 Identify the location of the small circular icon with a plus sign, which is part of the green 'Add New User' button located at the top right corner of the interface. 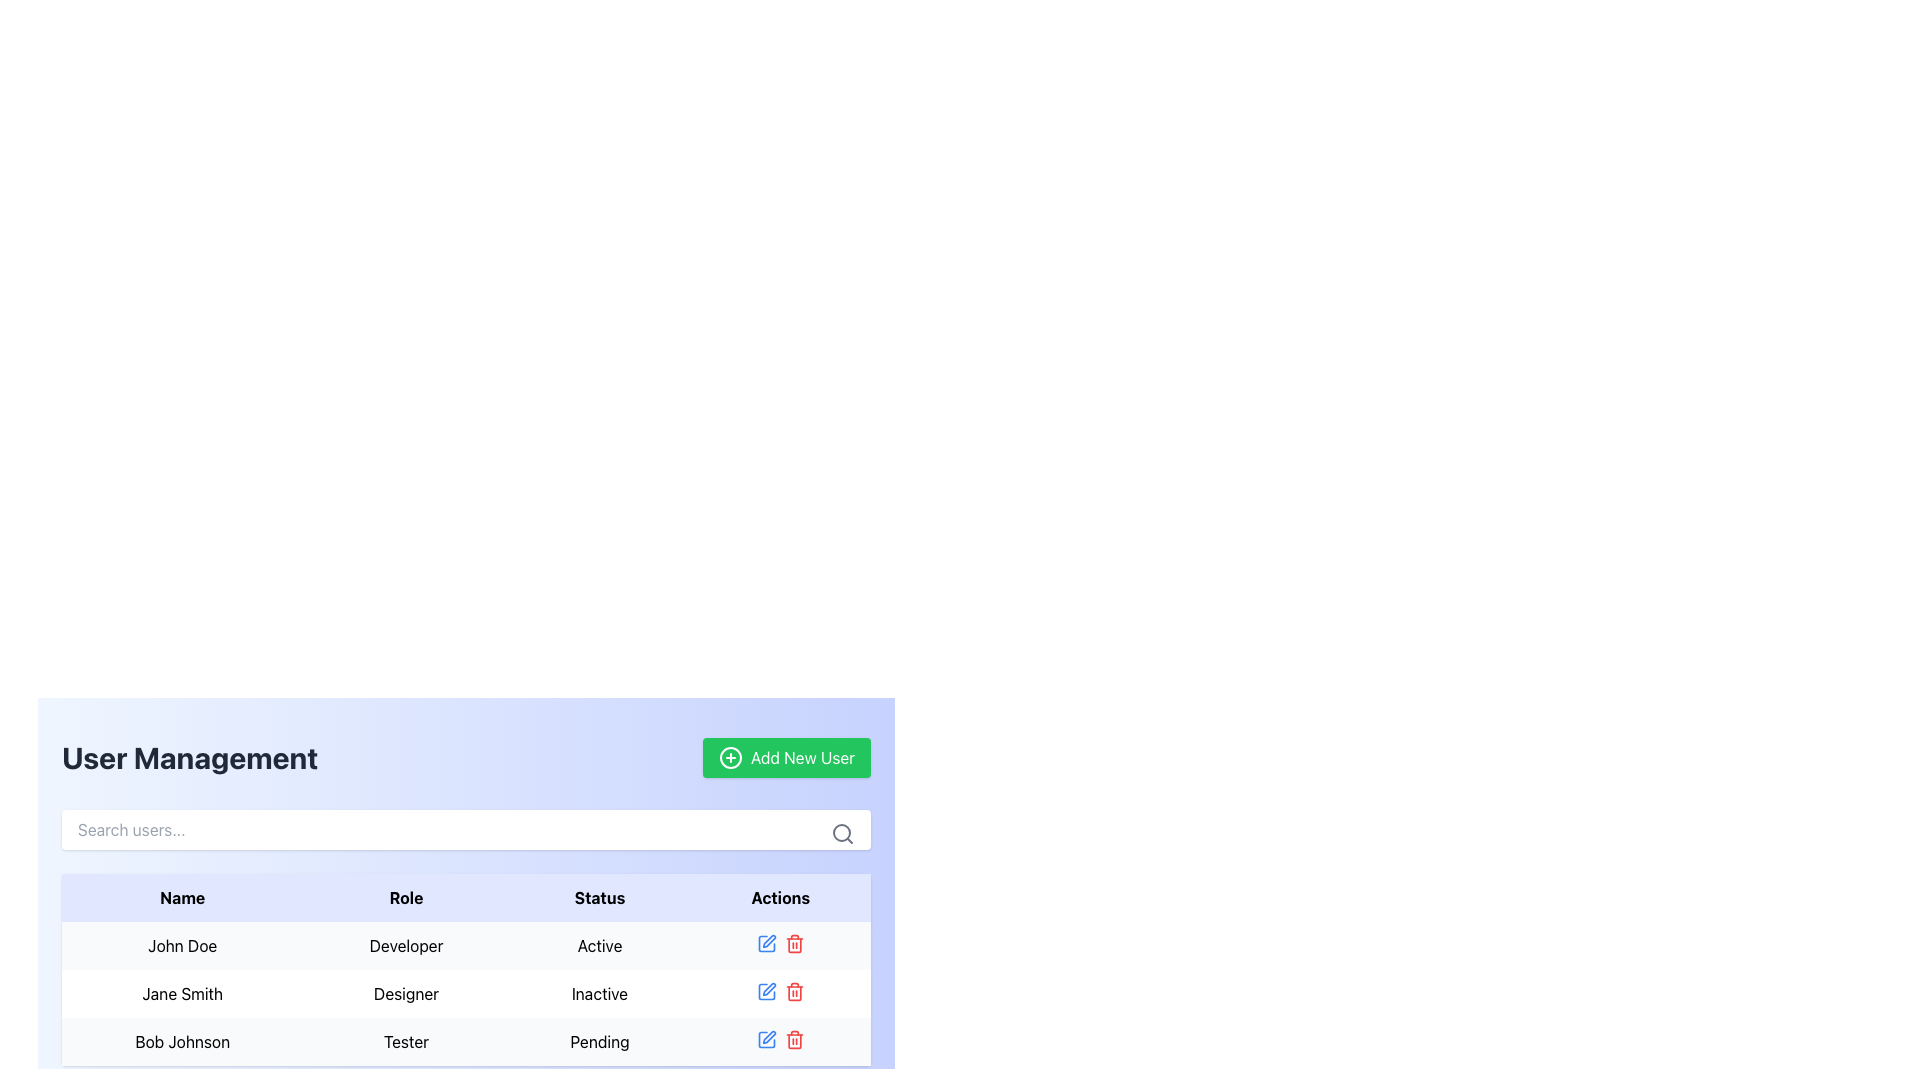
(729, 758).